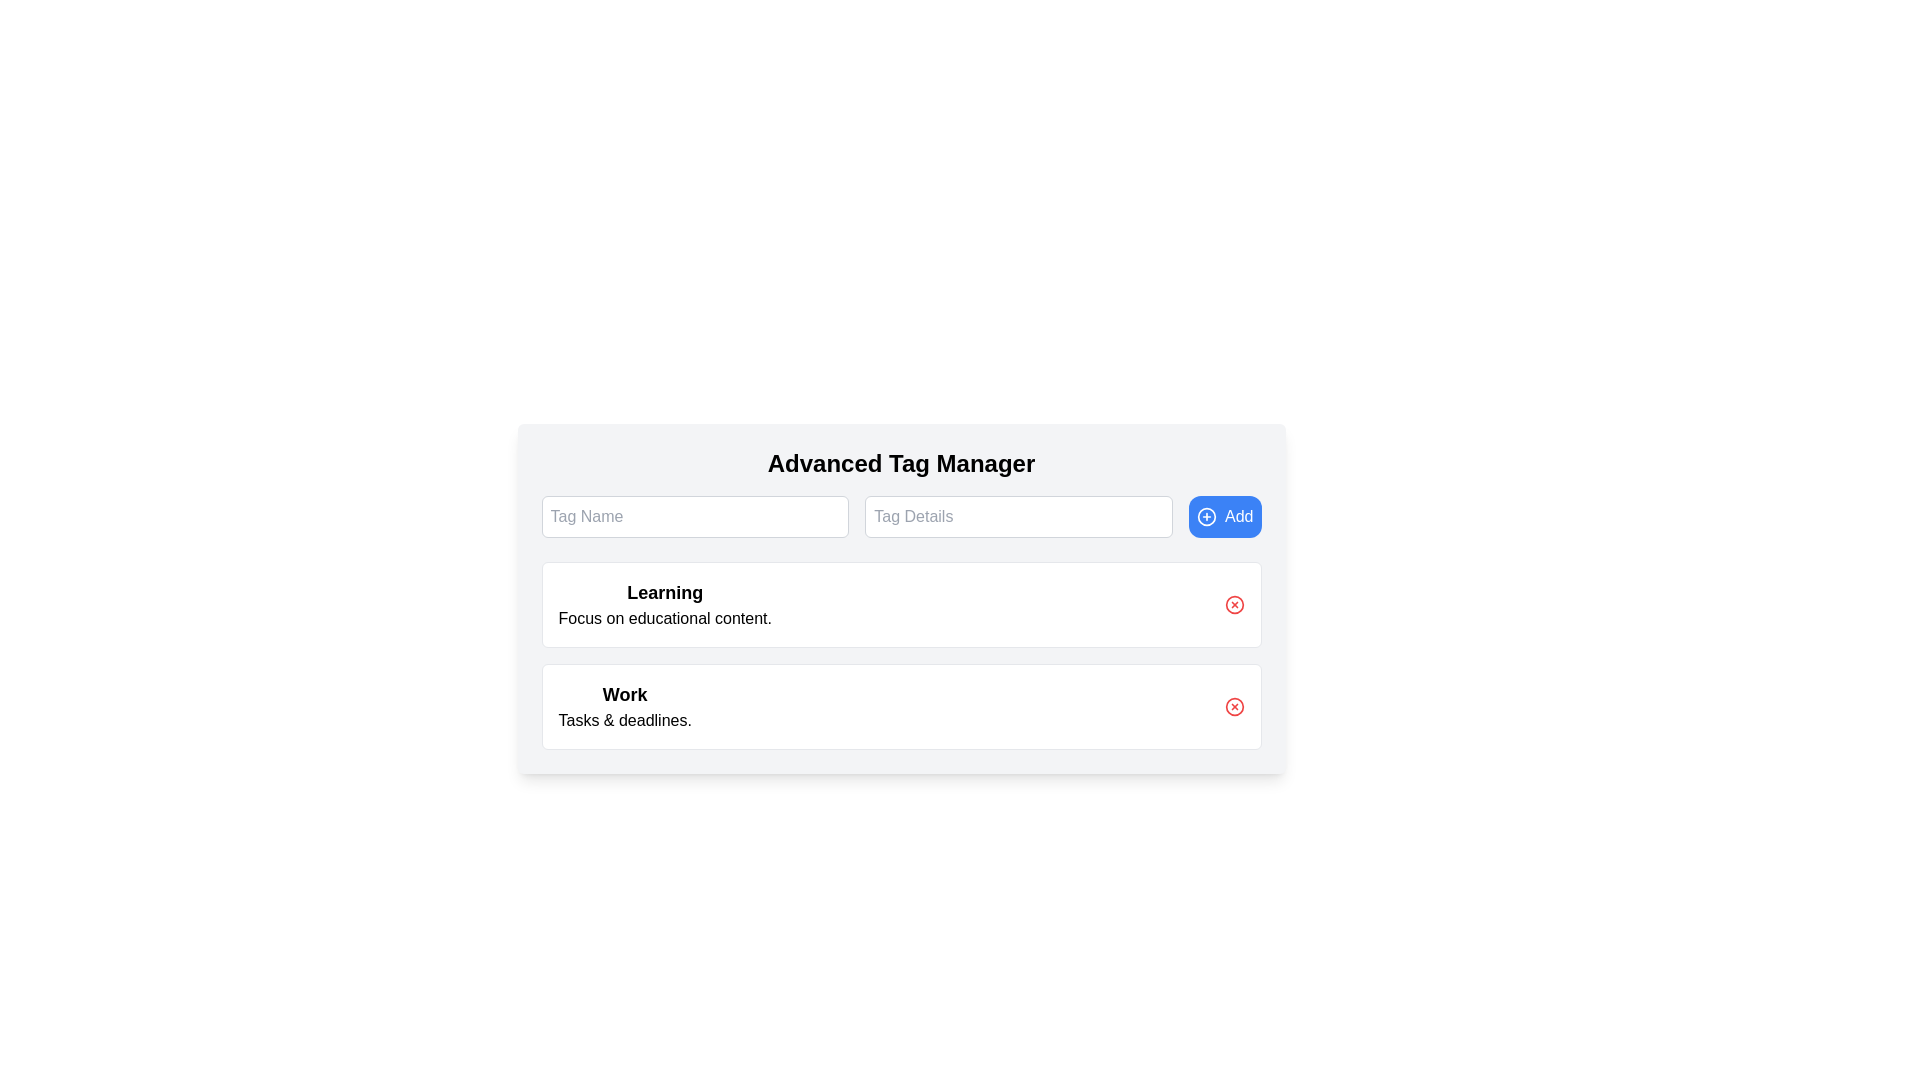 The height and width of the screenshot is (1080, 1920). Describe the element at coordinates (665, 604) in the screenshot. I see `the Text block labeled 'Learning' with the description 'Focus on educational content', located in the first card of a vertical list near the upper half of the interface` at that location.